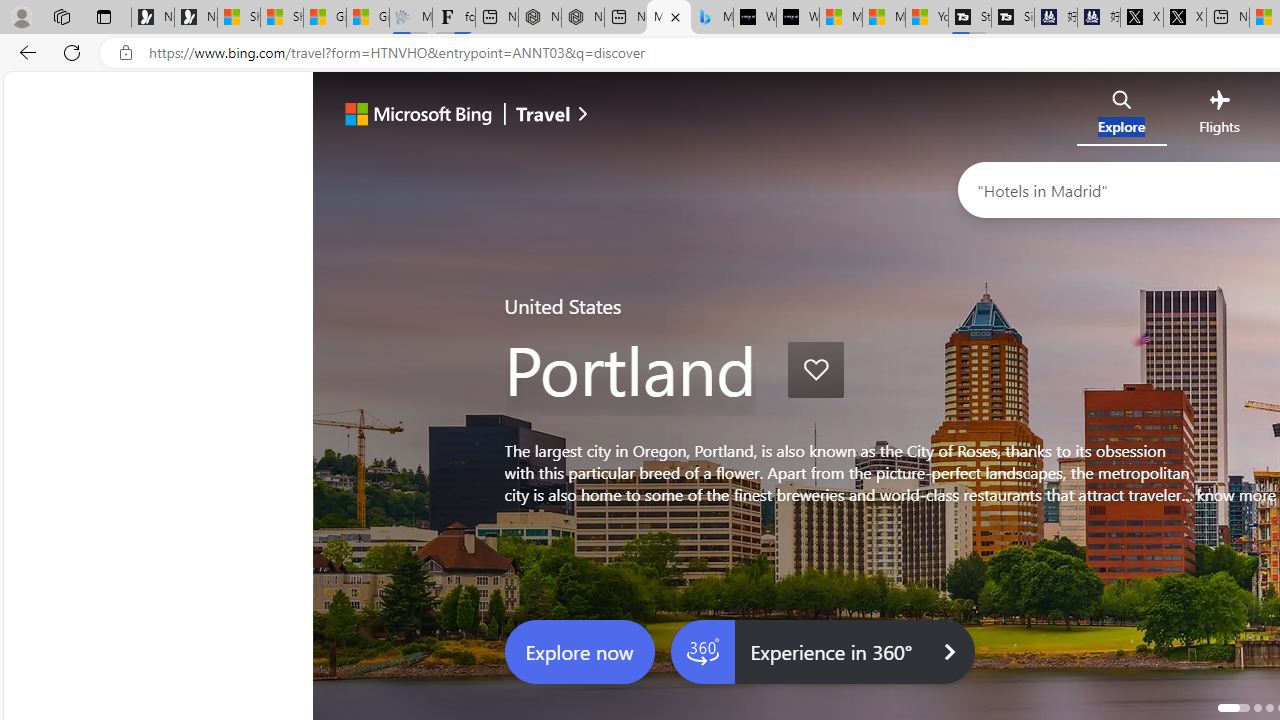 The height and width of the screenshot is (720, 1280). Describe the element at coordinates (24, 51) in the screenshot. I see `'Back'` at that location.